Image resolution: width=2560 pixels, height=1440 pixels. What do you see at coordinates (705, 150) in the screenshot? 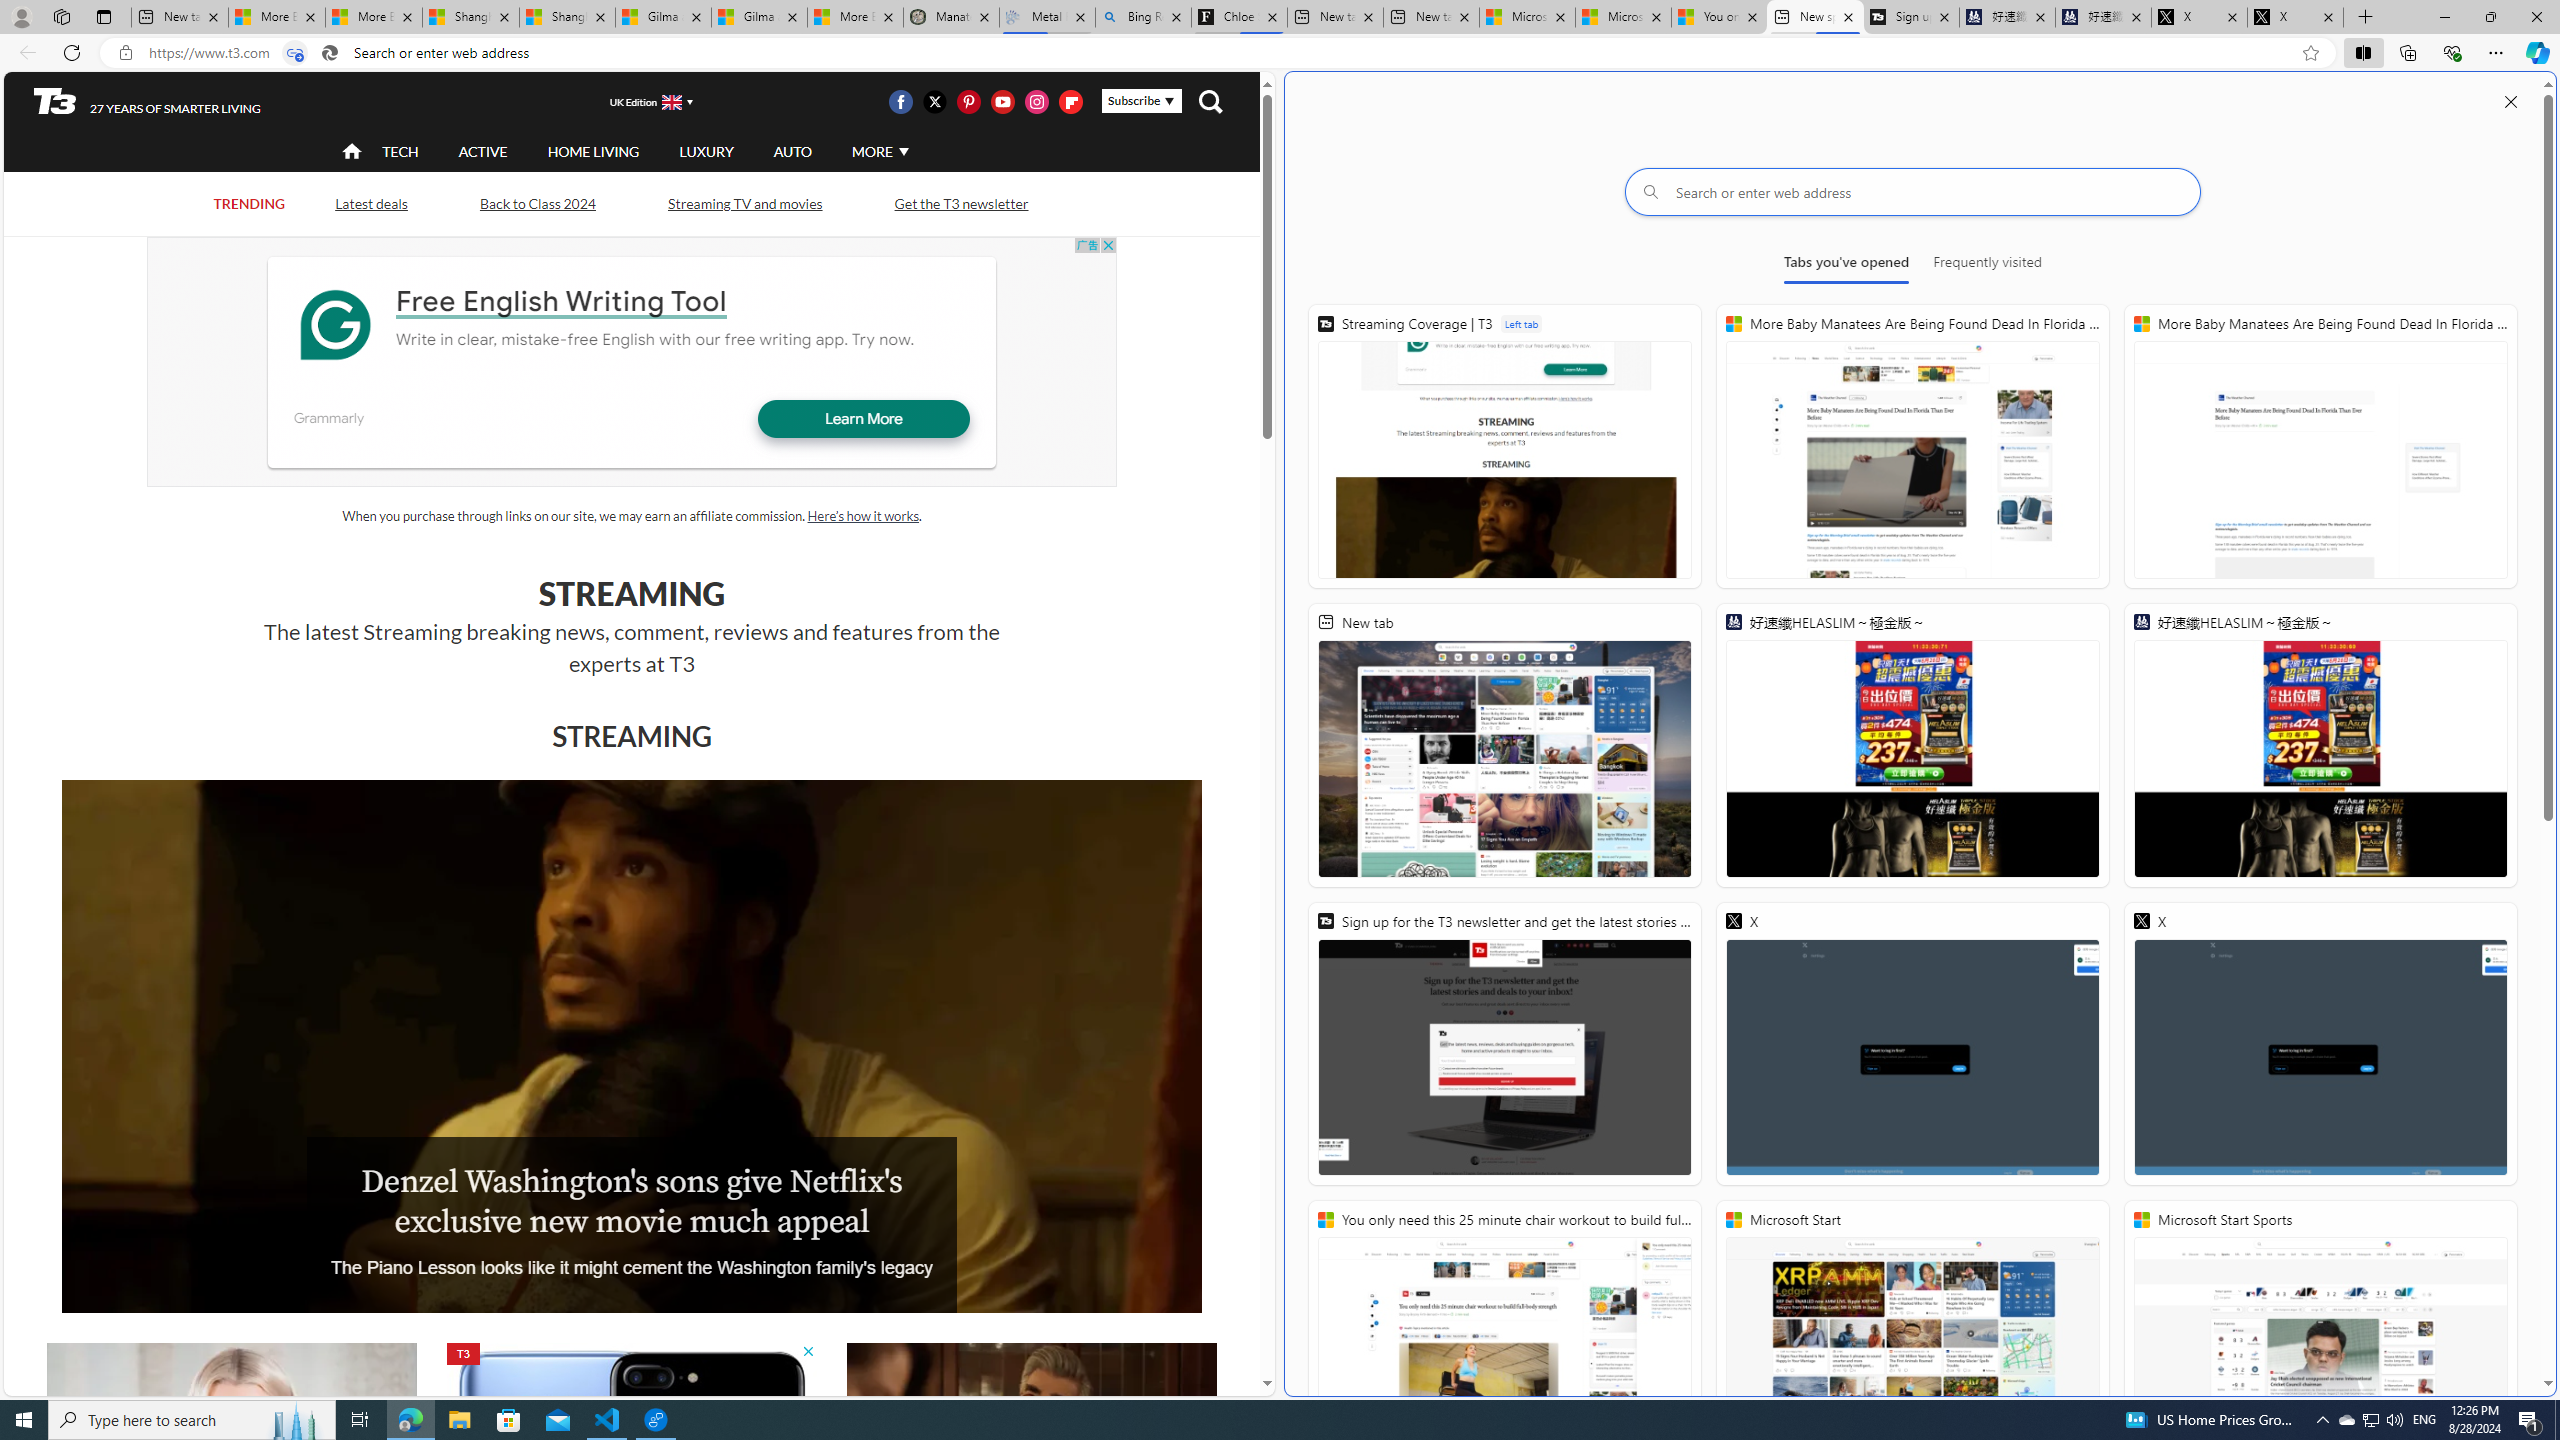
I see `'LUXURY'` at bounding box center [705, 150].